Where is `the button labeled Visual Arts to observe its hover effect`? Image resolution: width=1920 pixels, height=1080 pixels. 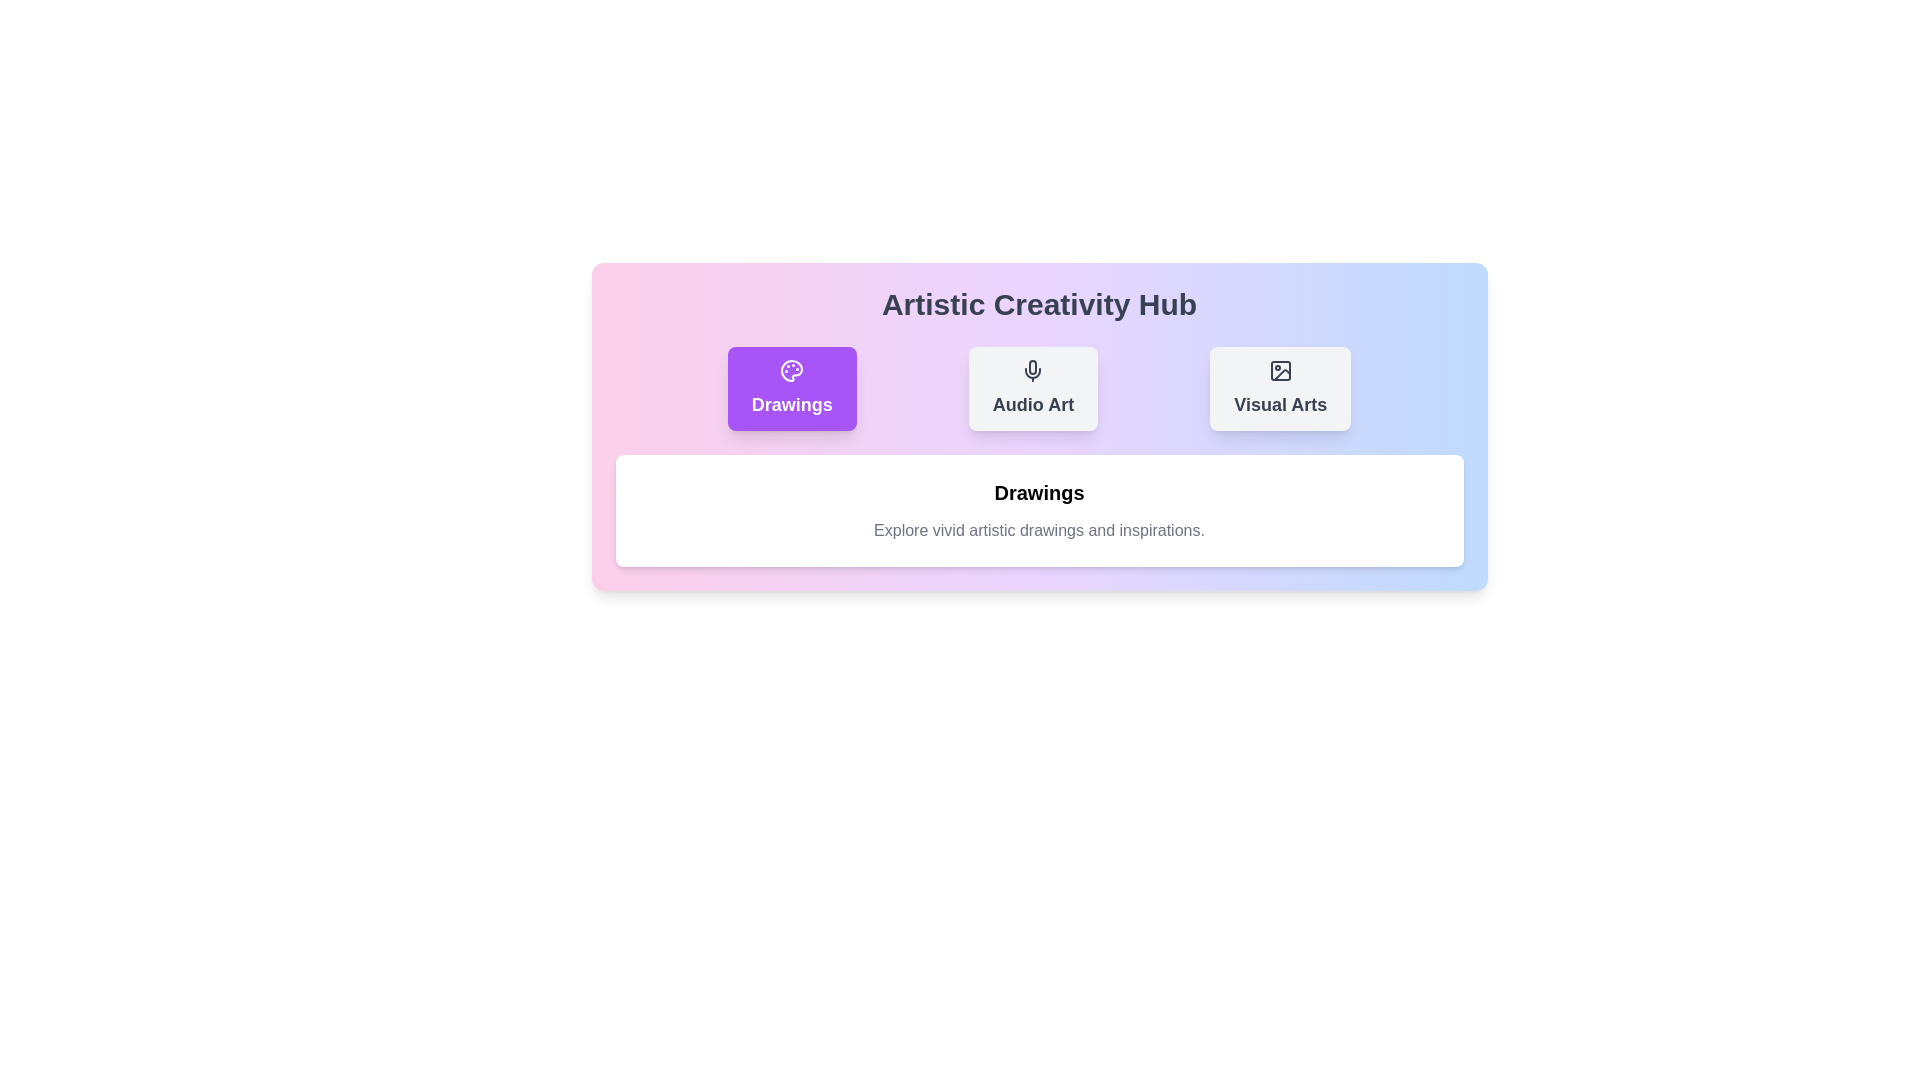 the button labeled Visual Arts to observe its hover effect is located at coordinates (1281, 389).